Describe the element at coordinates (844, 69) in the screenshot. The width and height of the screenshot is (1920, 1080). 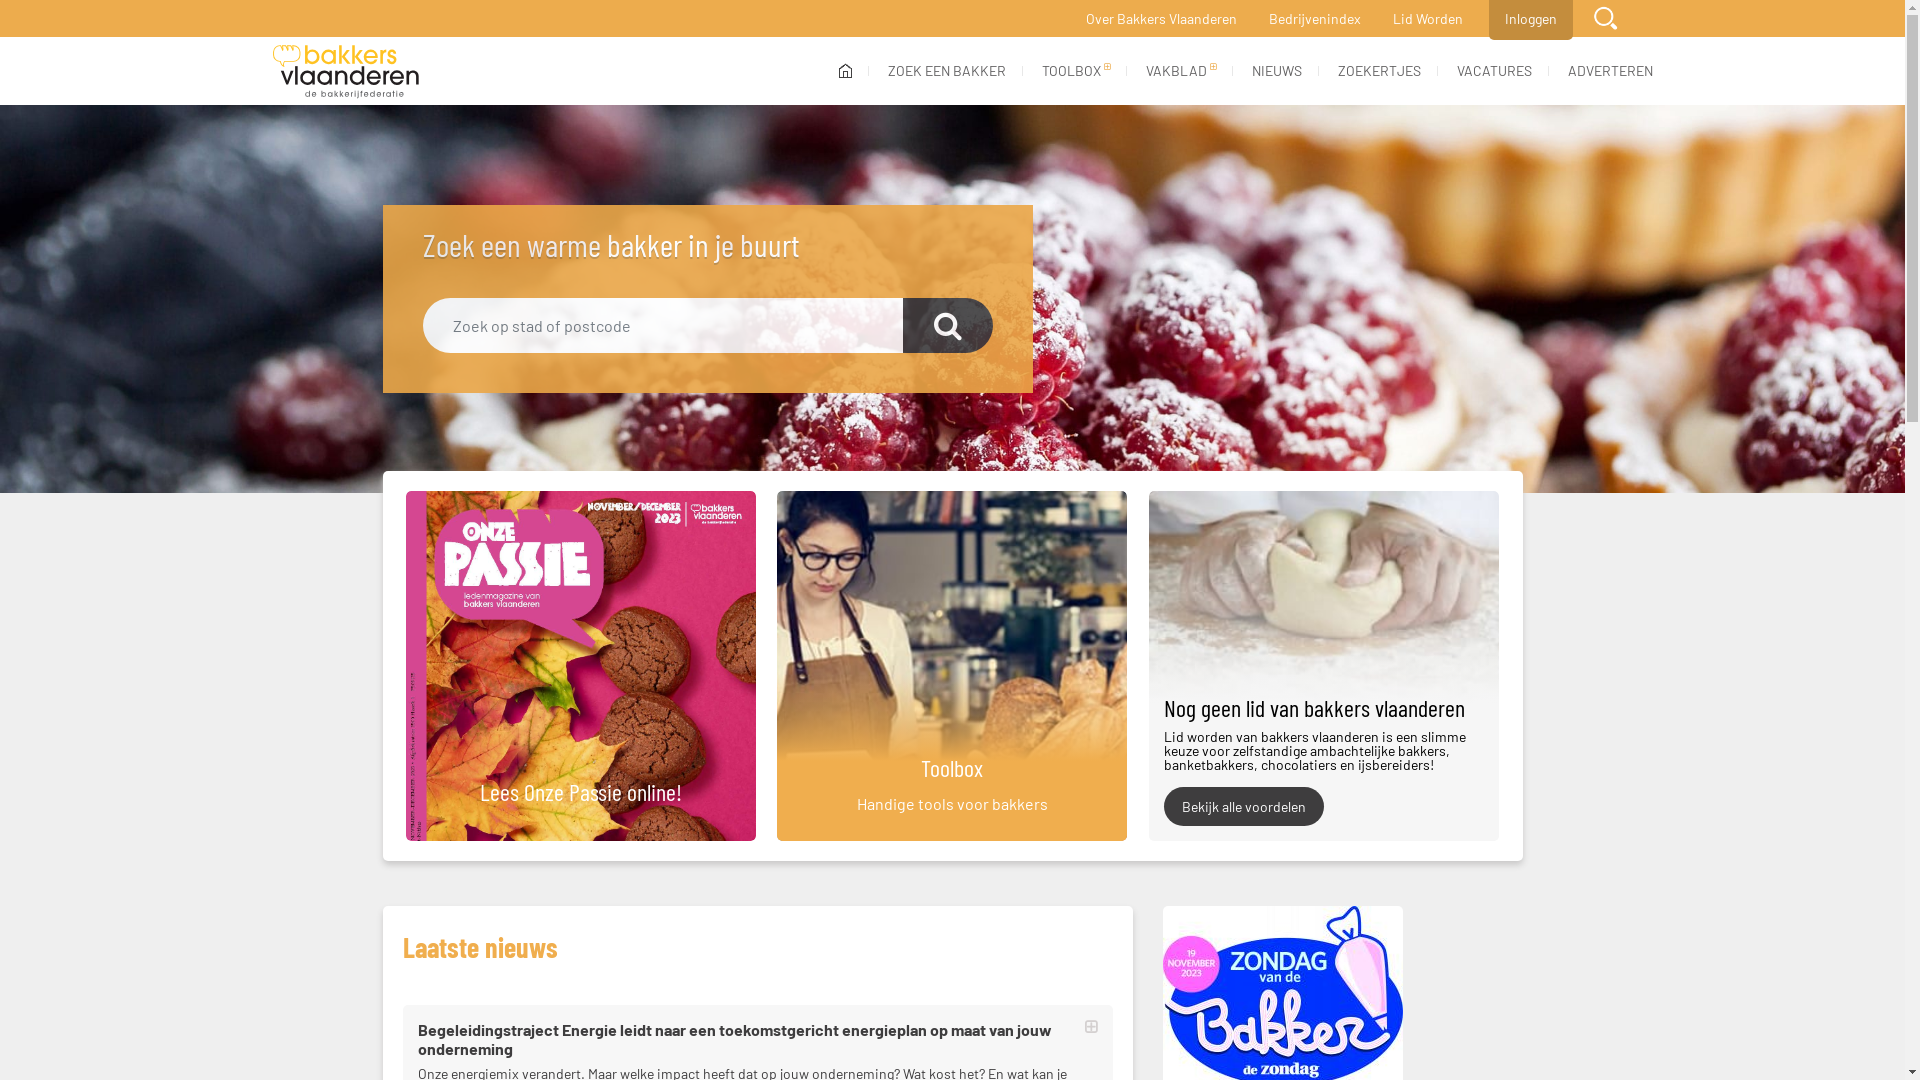
I see `'(current)'` at that location.